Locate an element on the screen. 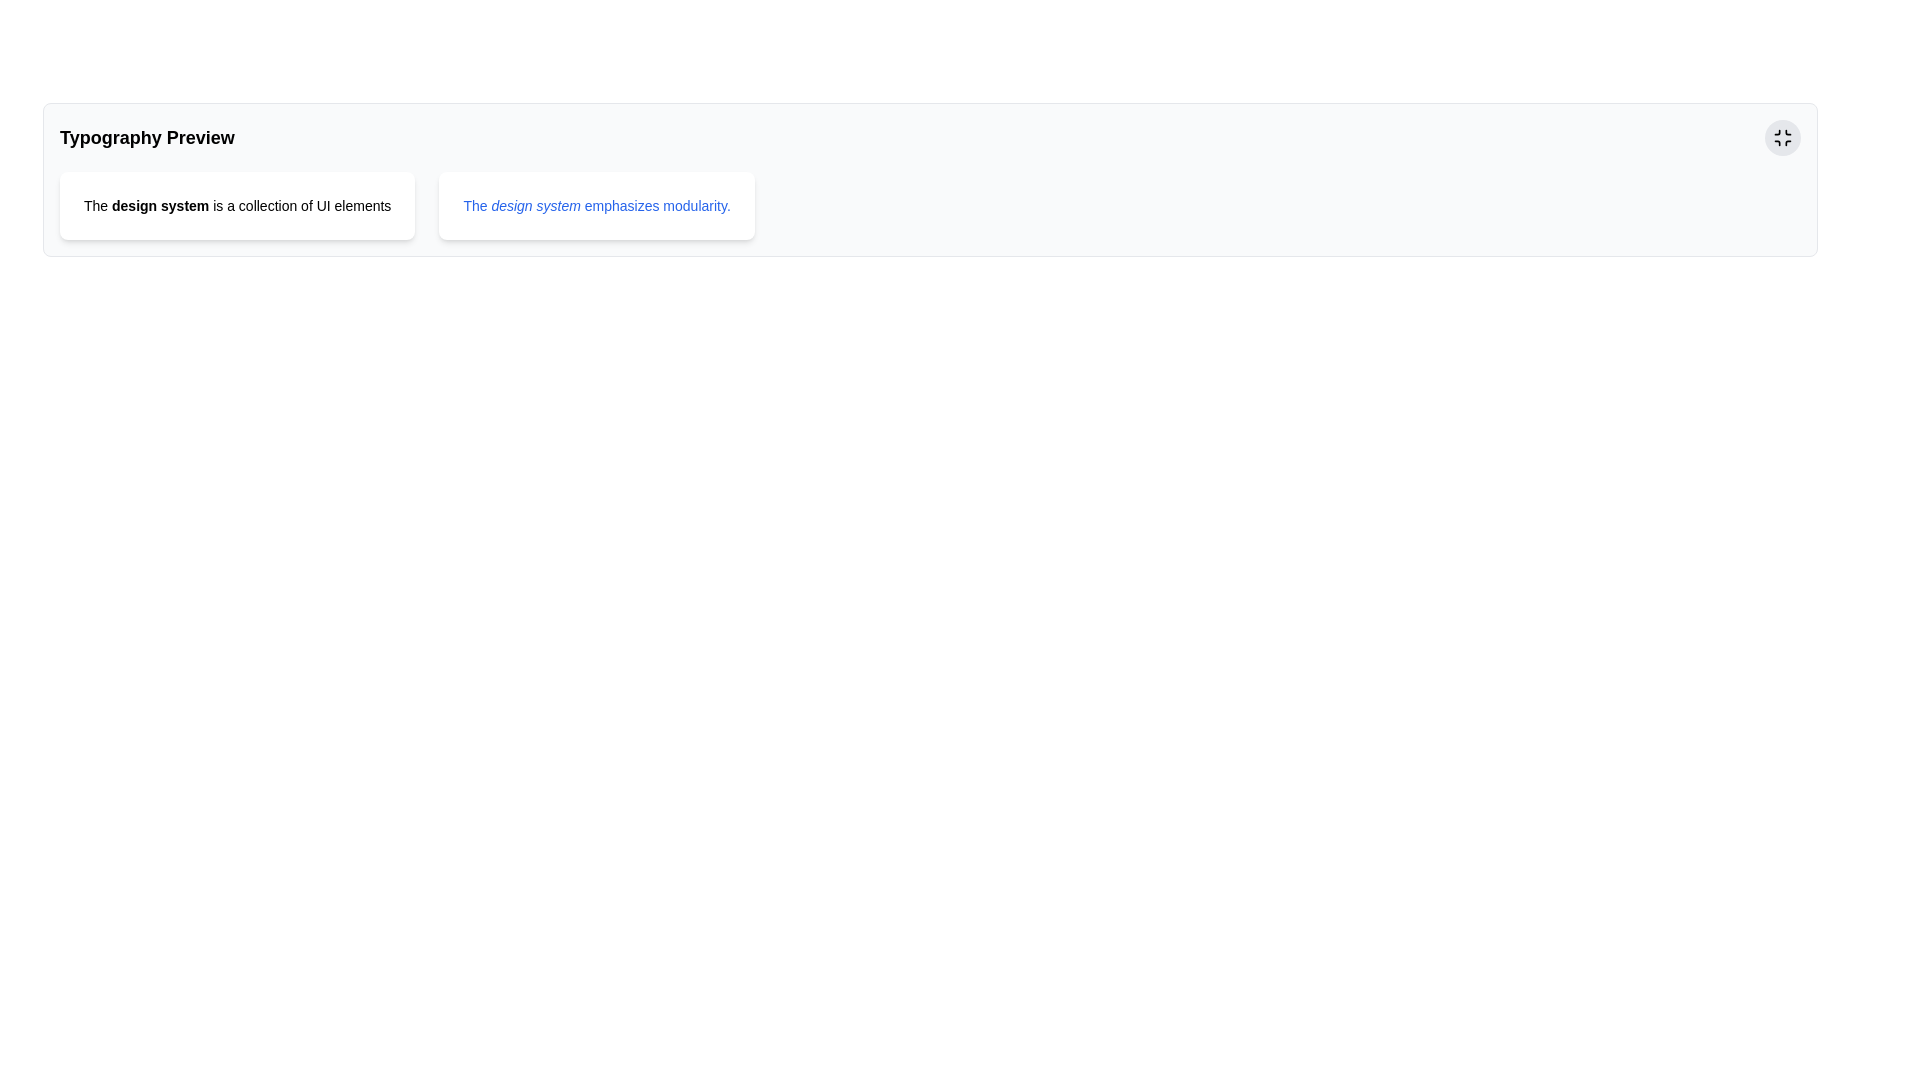  the Informational text block that contains the blue text reading 'The design system emphasizes modularity.' This block has a white background, rounded corners, and a subtle shadow effect, positioned centrally in the vertical direction to the right of another similar element is located at coordinates (596, 205).